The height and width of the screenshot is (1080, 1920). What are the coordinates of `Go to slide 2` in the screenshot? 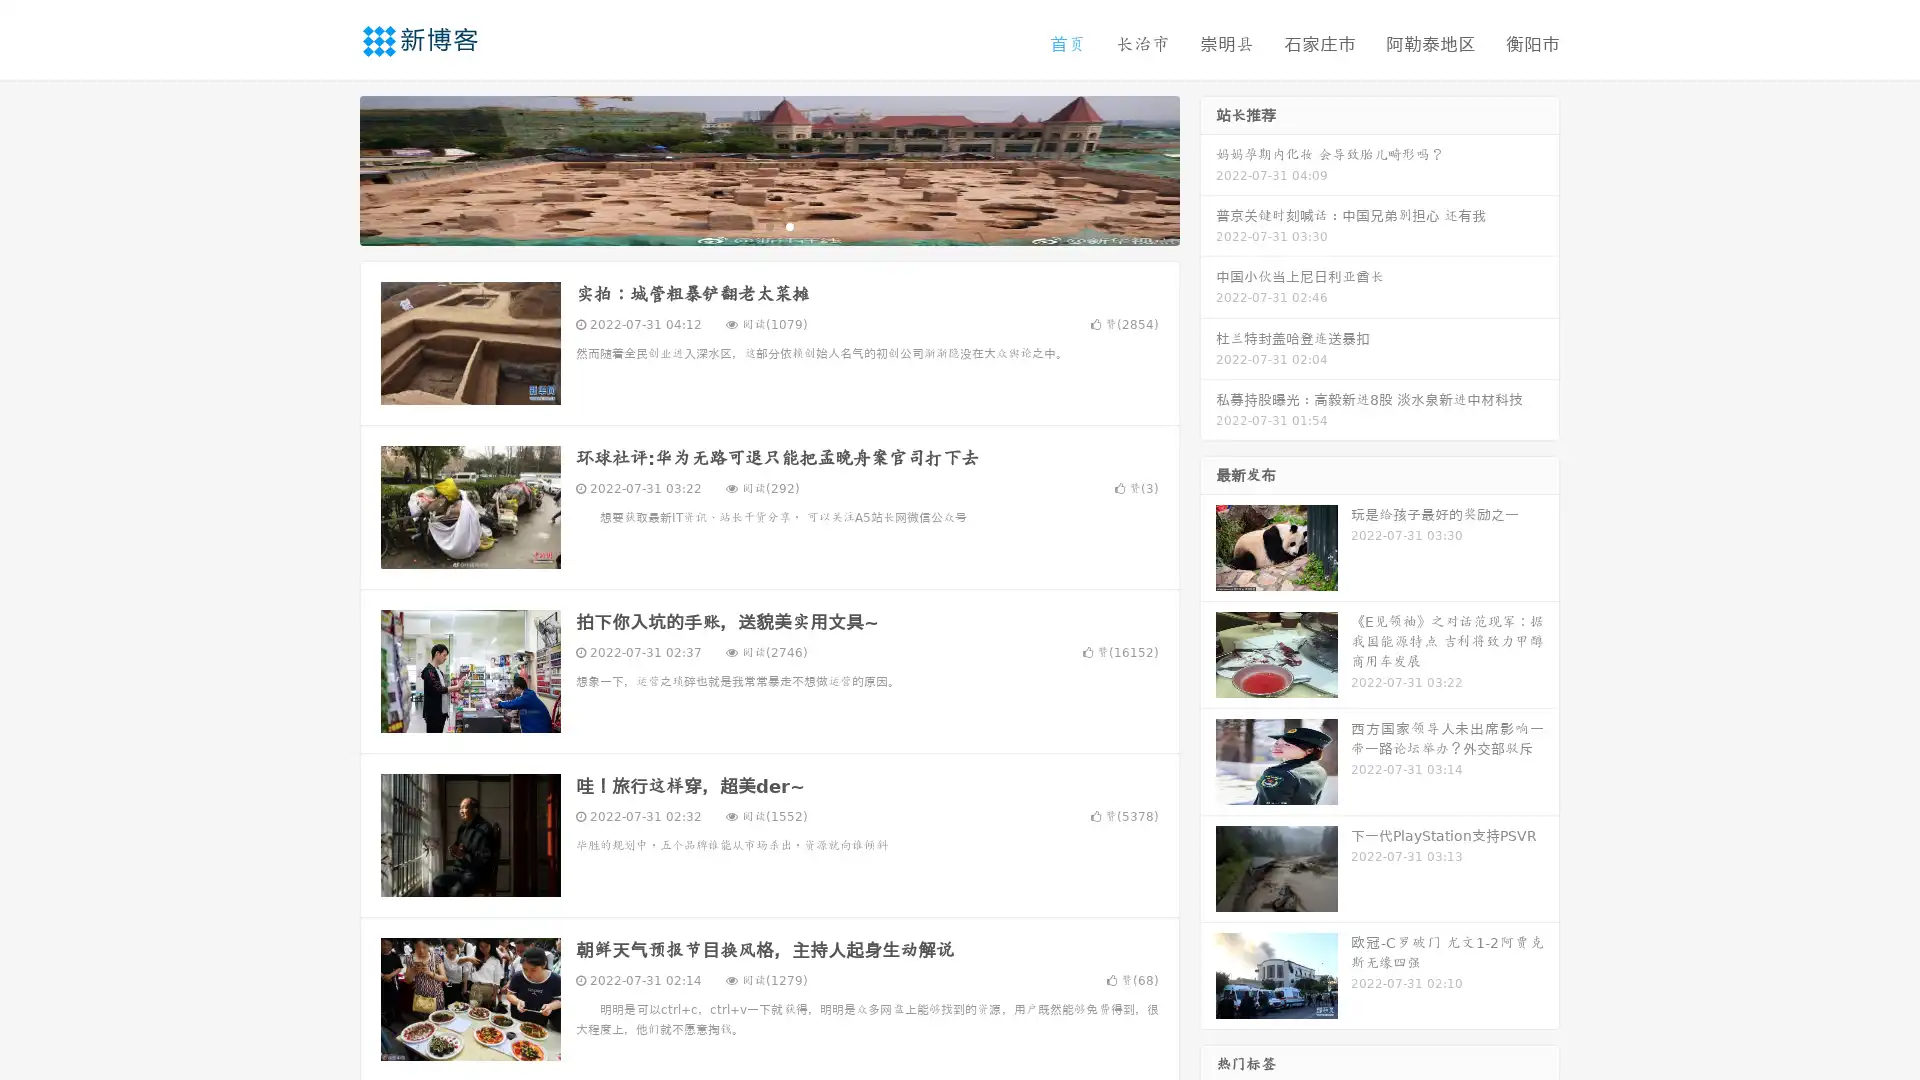 It's located at (768, 225).